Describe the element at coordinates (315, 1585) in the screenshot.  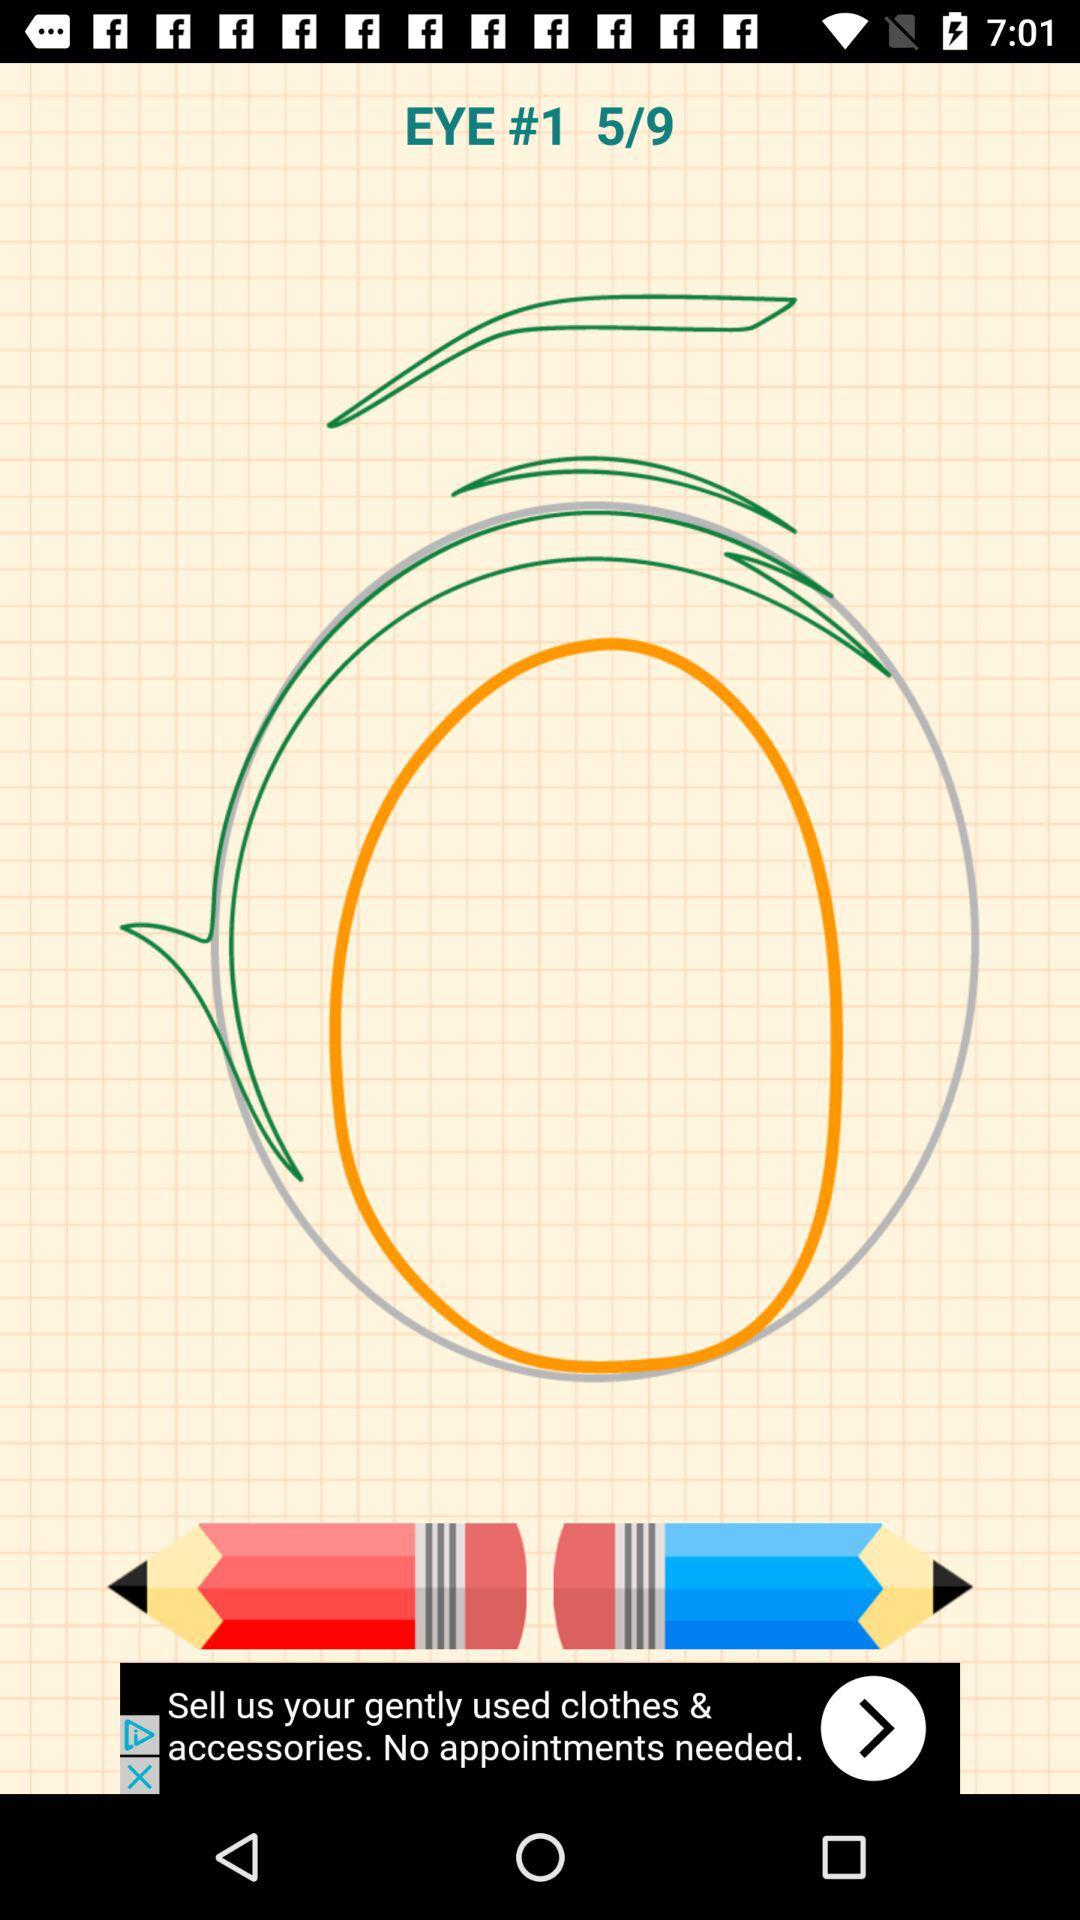
I see `red pencil` at that location.